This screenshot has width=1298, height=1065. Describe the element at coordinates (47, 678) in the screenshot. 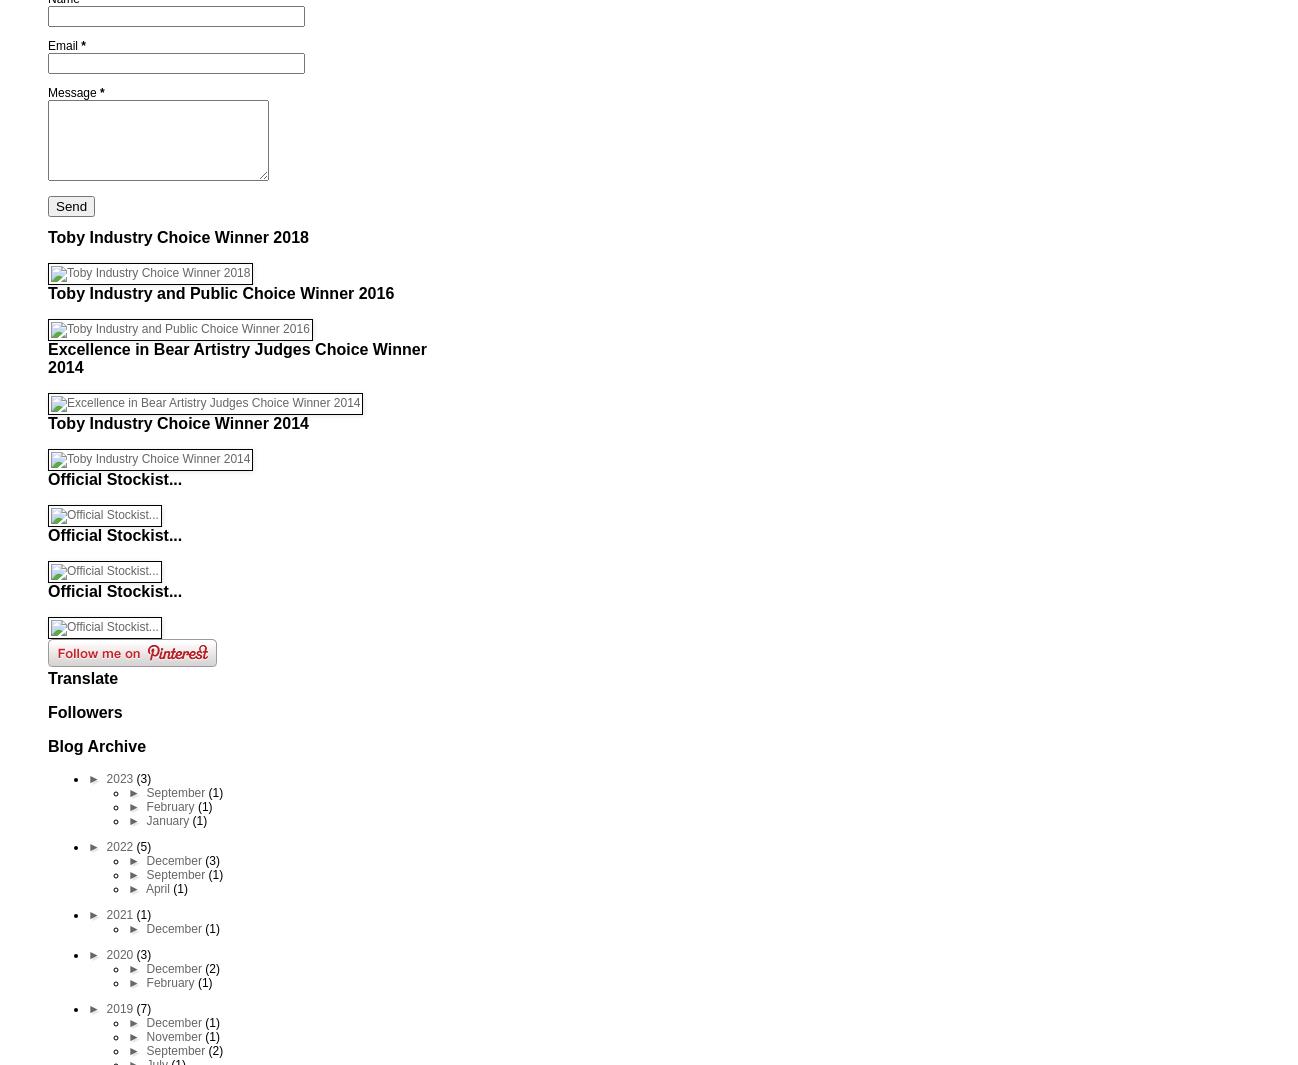

I see `'Translate'` at that location.